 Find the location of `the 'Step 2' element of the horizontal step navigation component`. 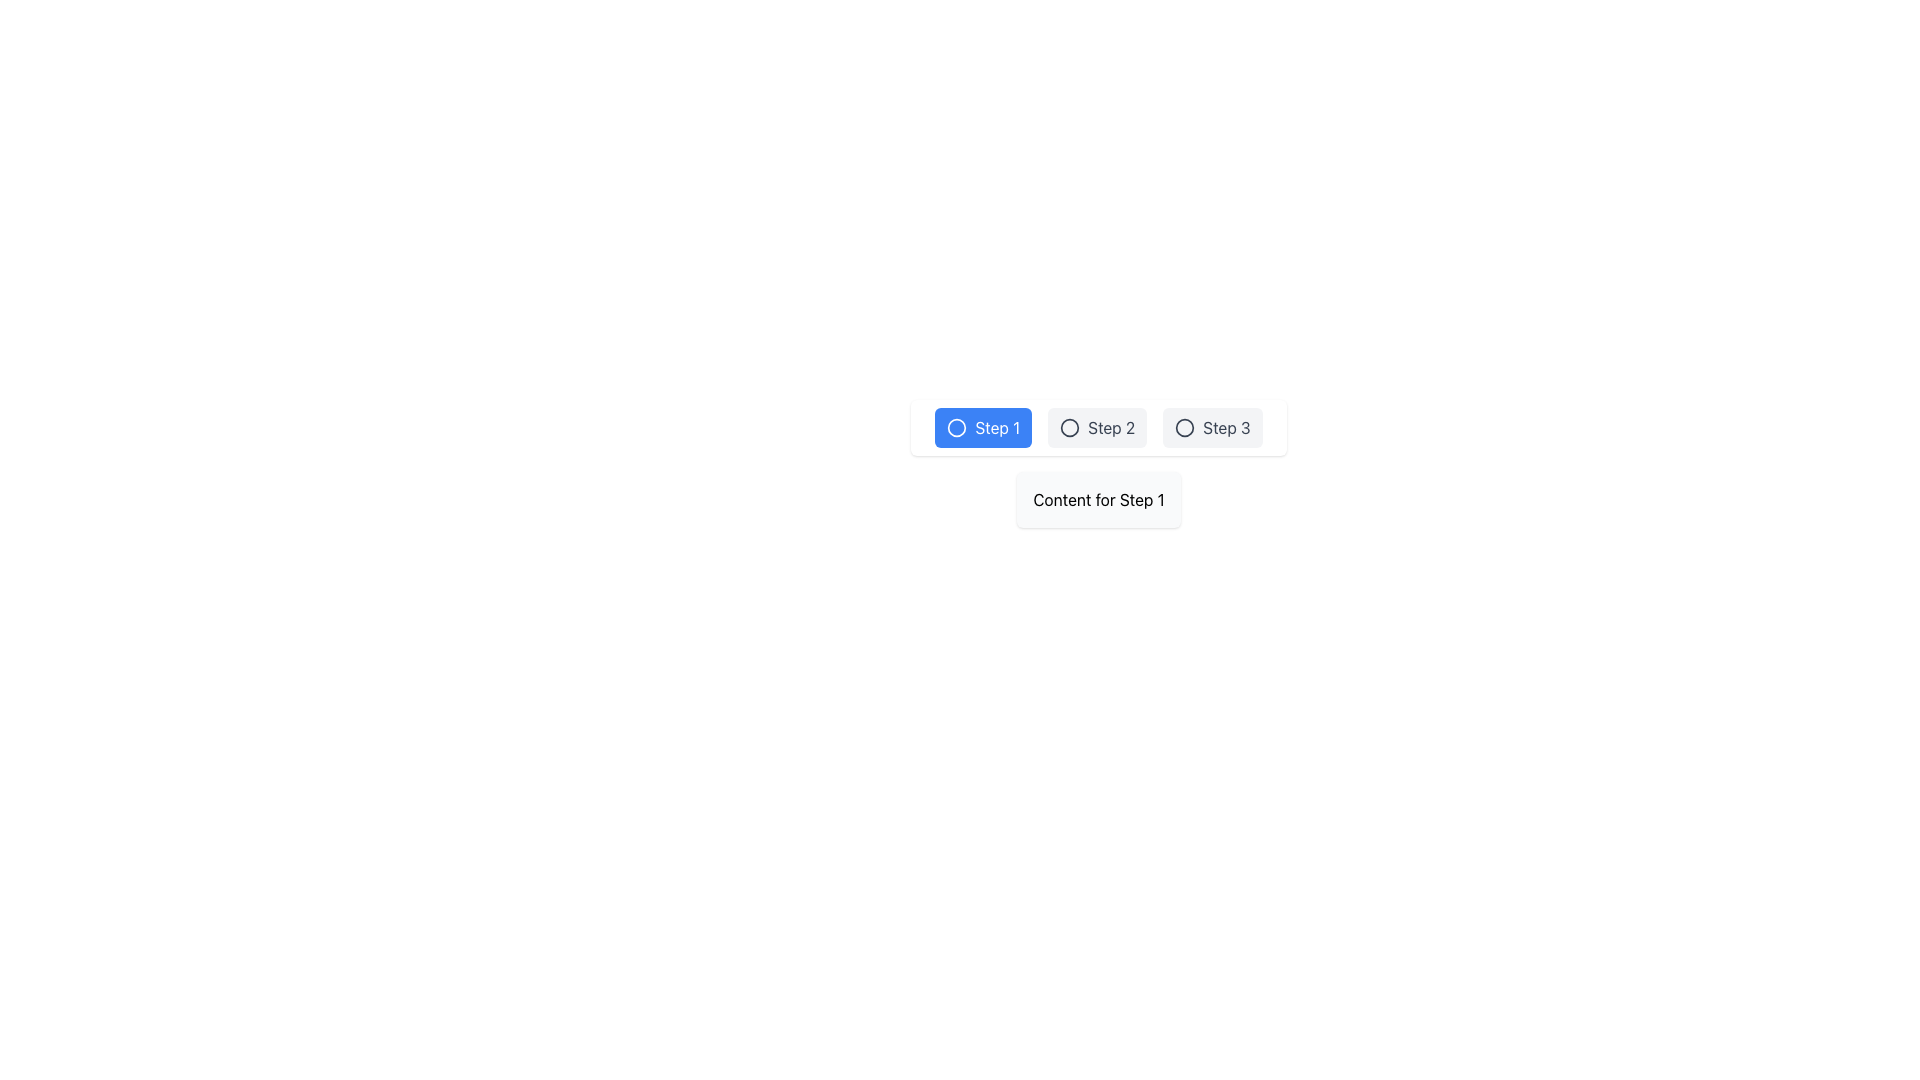

the 'Step 2' element of the horizontal step navigation component is located at coordinates (1098, 427).